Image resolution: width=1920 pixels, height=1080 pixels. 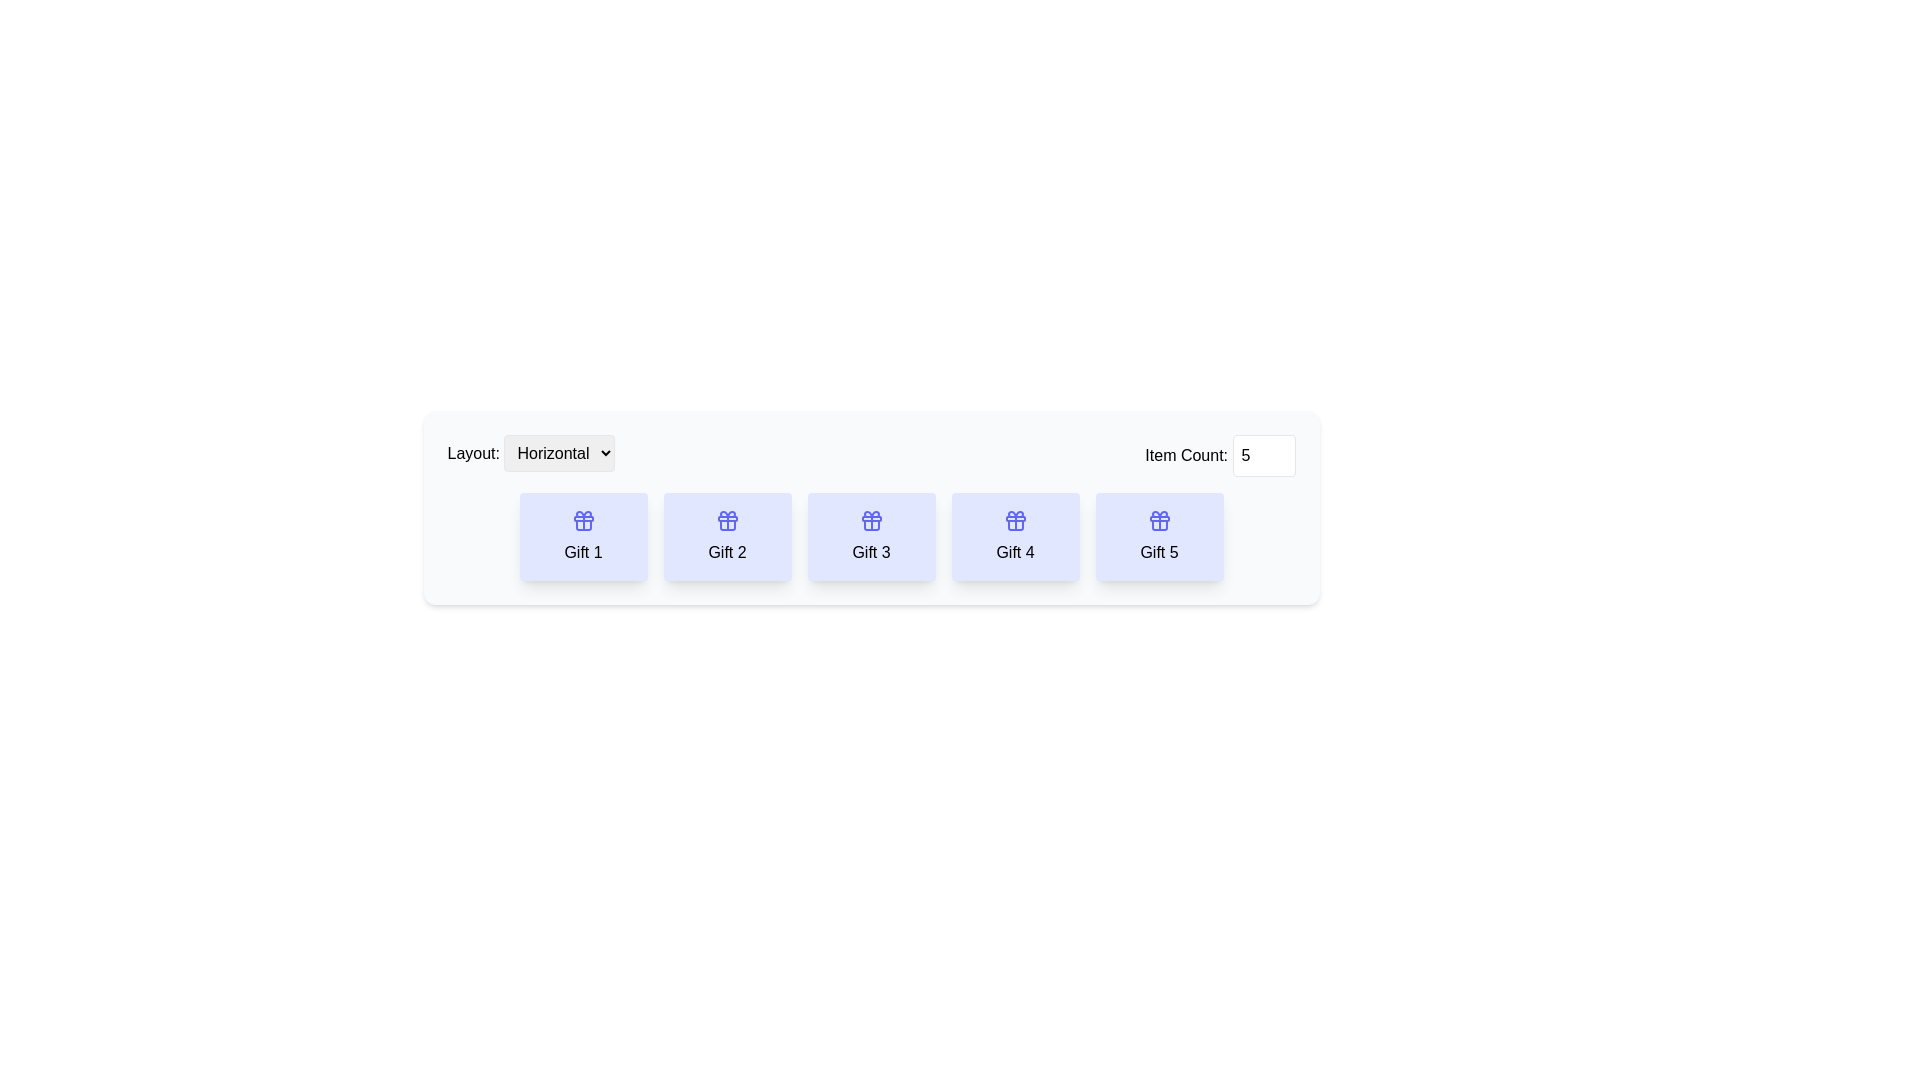 I want to click on the top horizontal bar of the gift icon representing 'Gift 5', located on the far right of the horizontal list of gift items, so click(x=1159, y=518).